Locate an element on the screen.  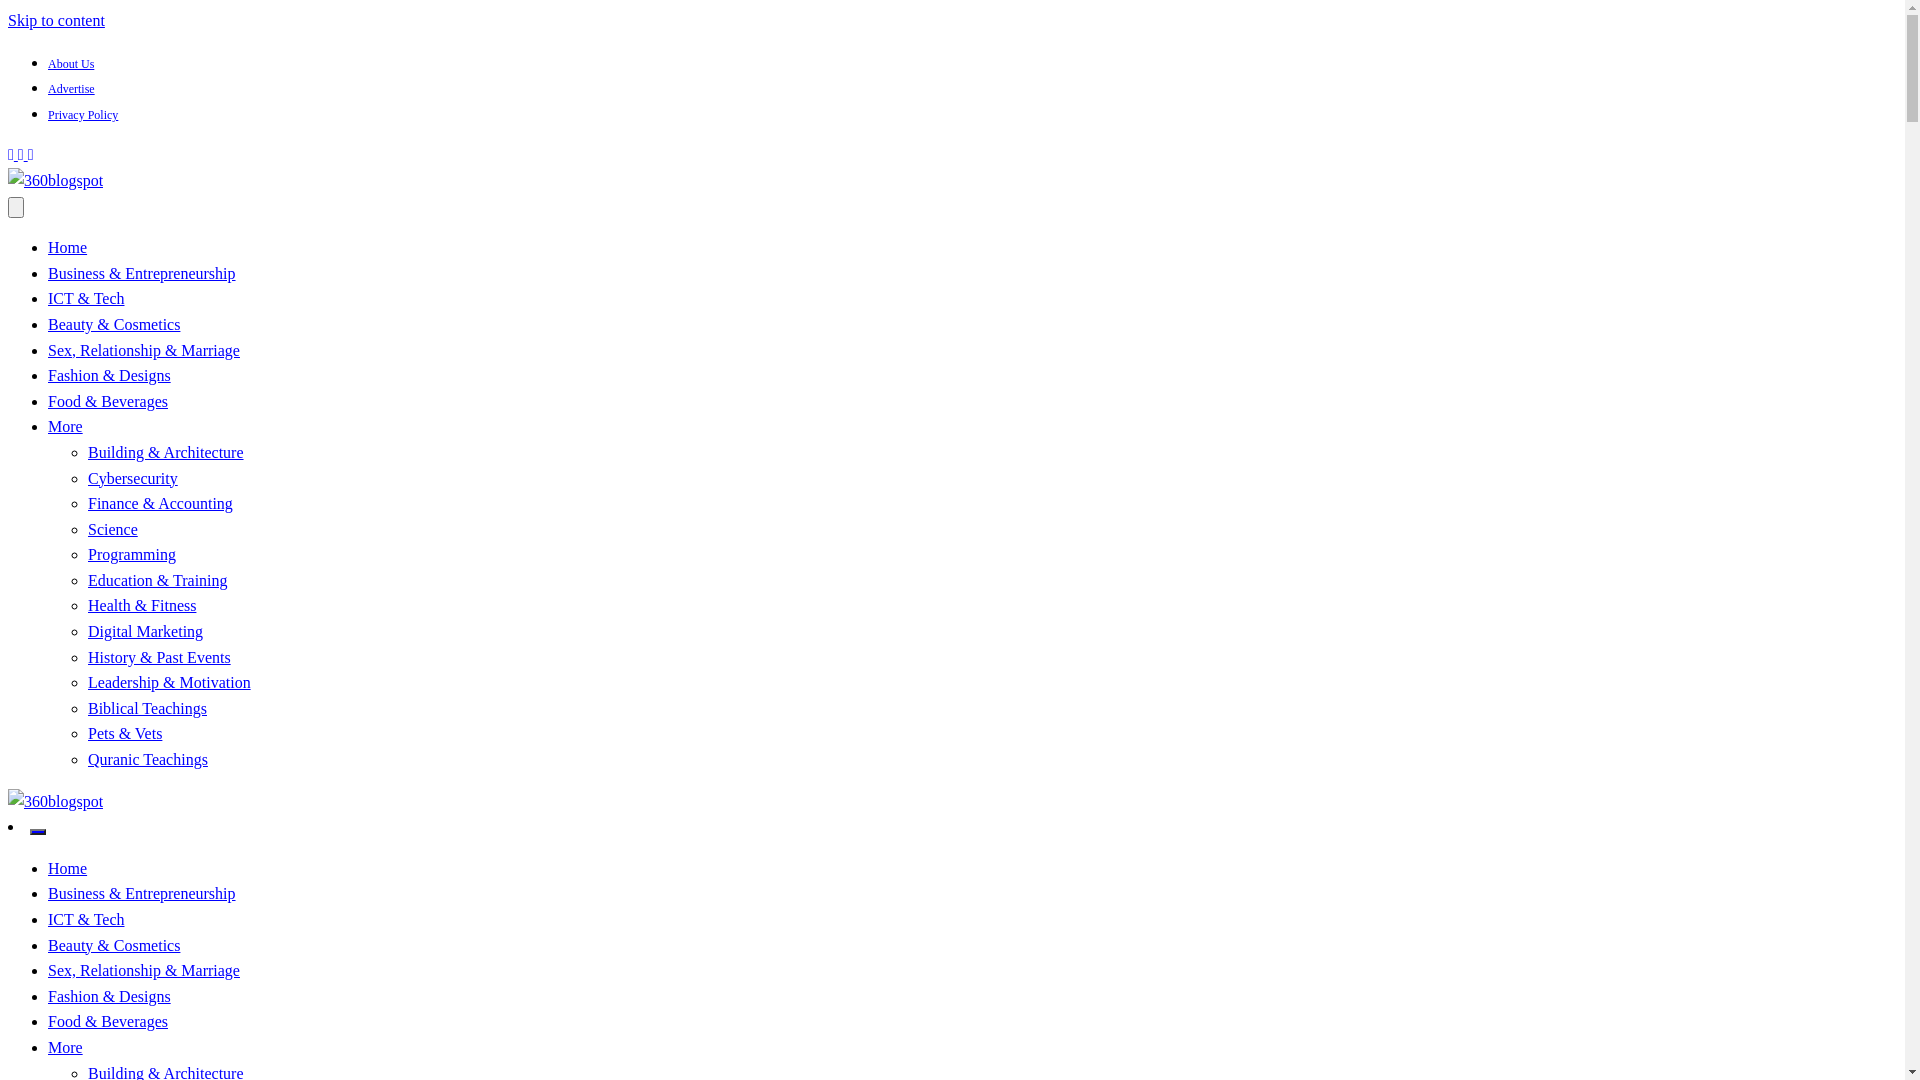
'Advertise' is located at coordinates (71, 87).